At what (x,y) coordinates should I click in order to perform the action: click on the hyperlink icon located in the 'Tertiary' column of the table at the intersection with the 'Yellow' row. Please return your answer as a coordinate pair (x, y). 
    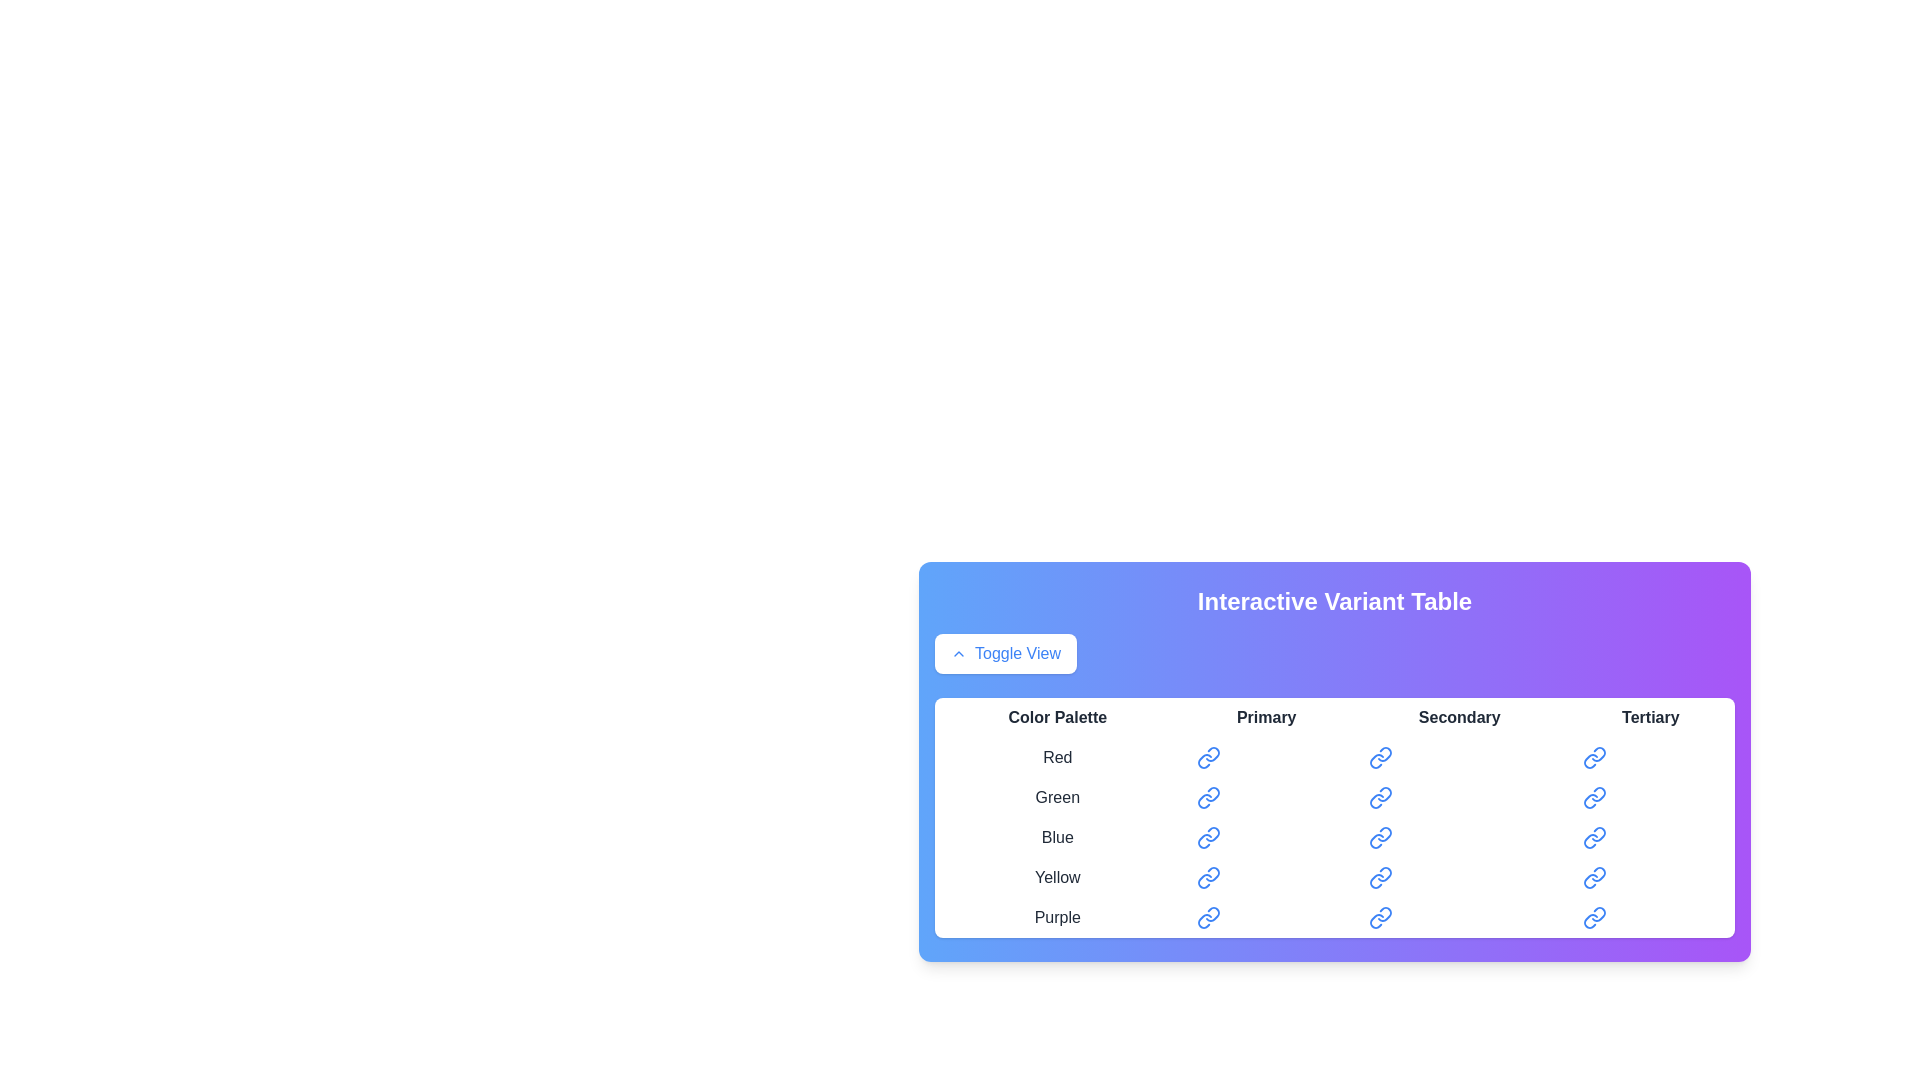
    Looking at the image, I should click on (1593, 877).